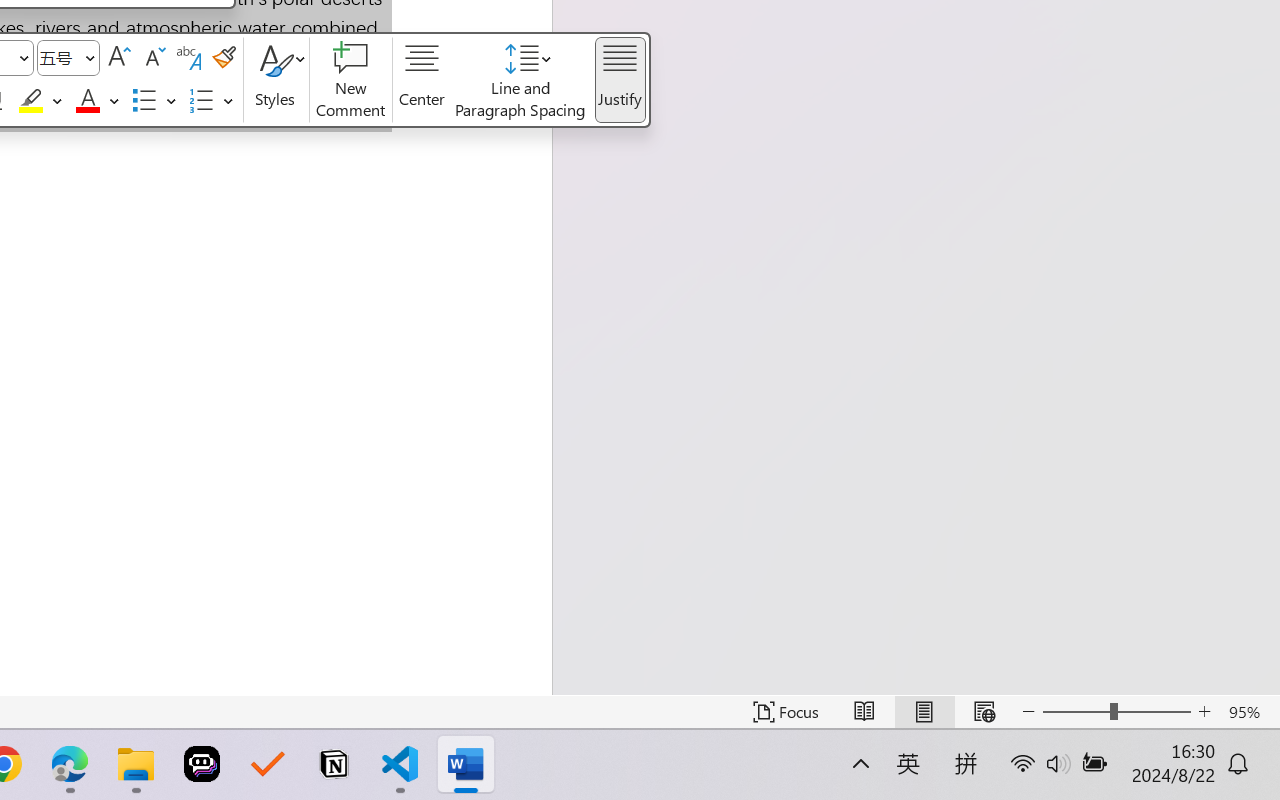 The height and width of the screenshot is (800, 1280). What do you see at coordinates (521, 80) in the screenshot?
I see `'Line and Paragraph Spacing'` at bounding box center [521, 80].